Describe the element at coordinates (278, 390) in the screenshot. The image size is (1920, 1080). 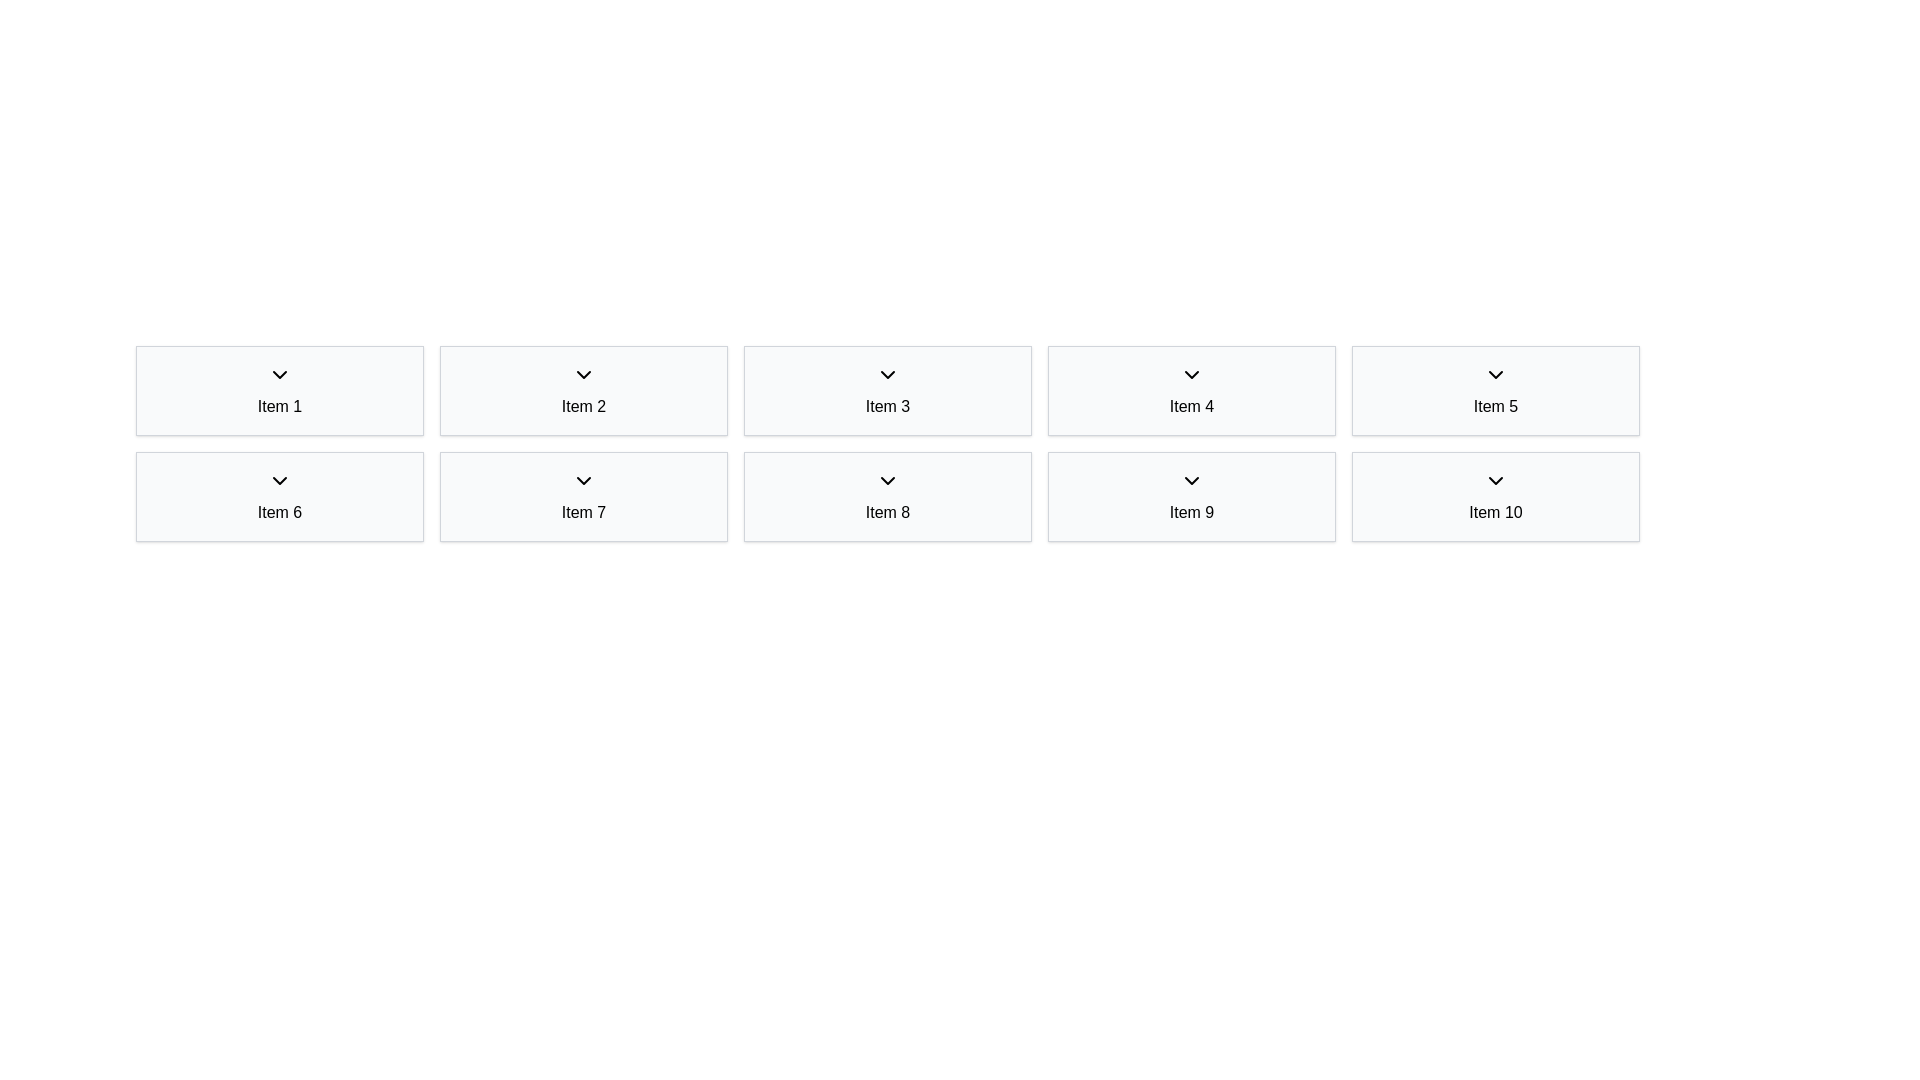
I see `the first item` at that location.